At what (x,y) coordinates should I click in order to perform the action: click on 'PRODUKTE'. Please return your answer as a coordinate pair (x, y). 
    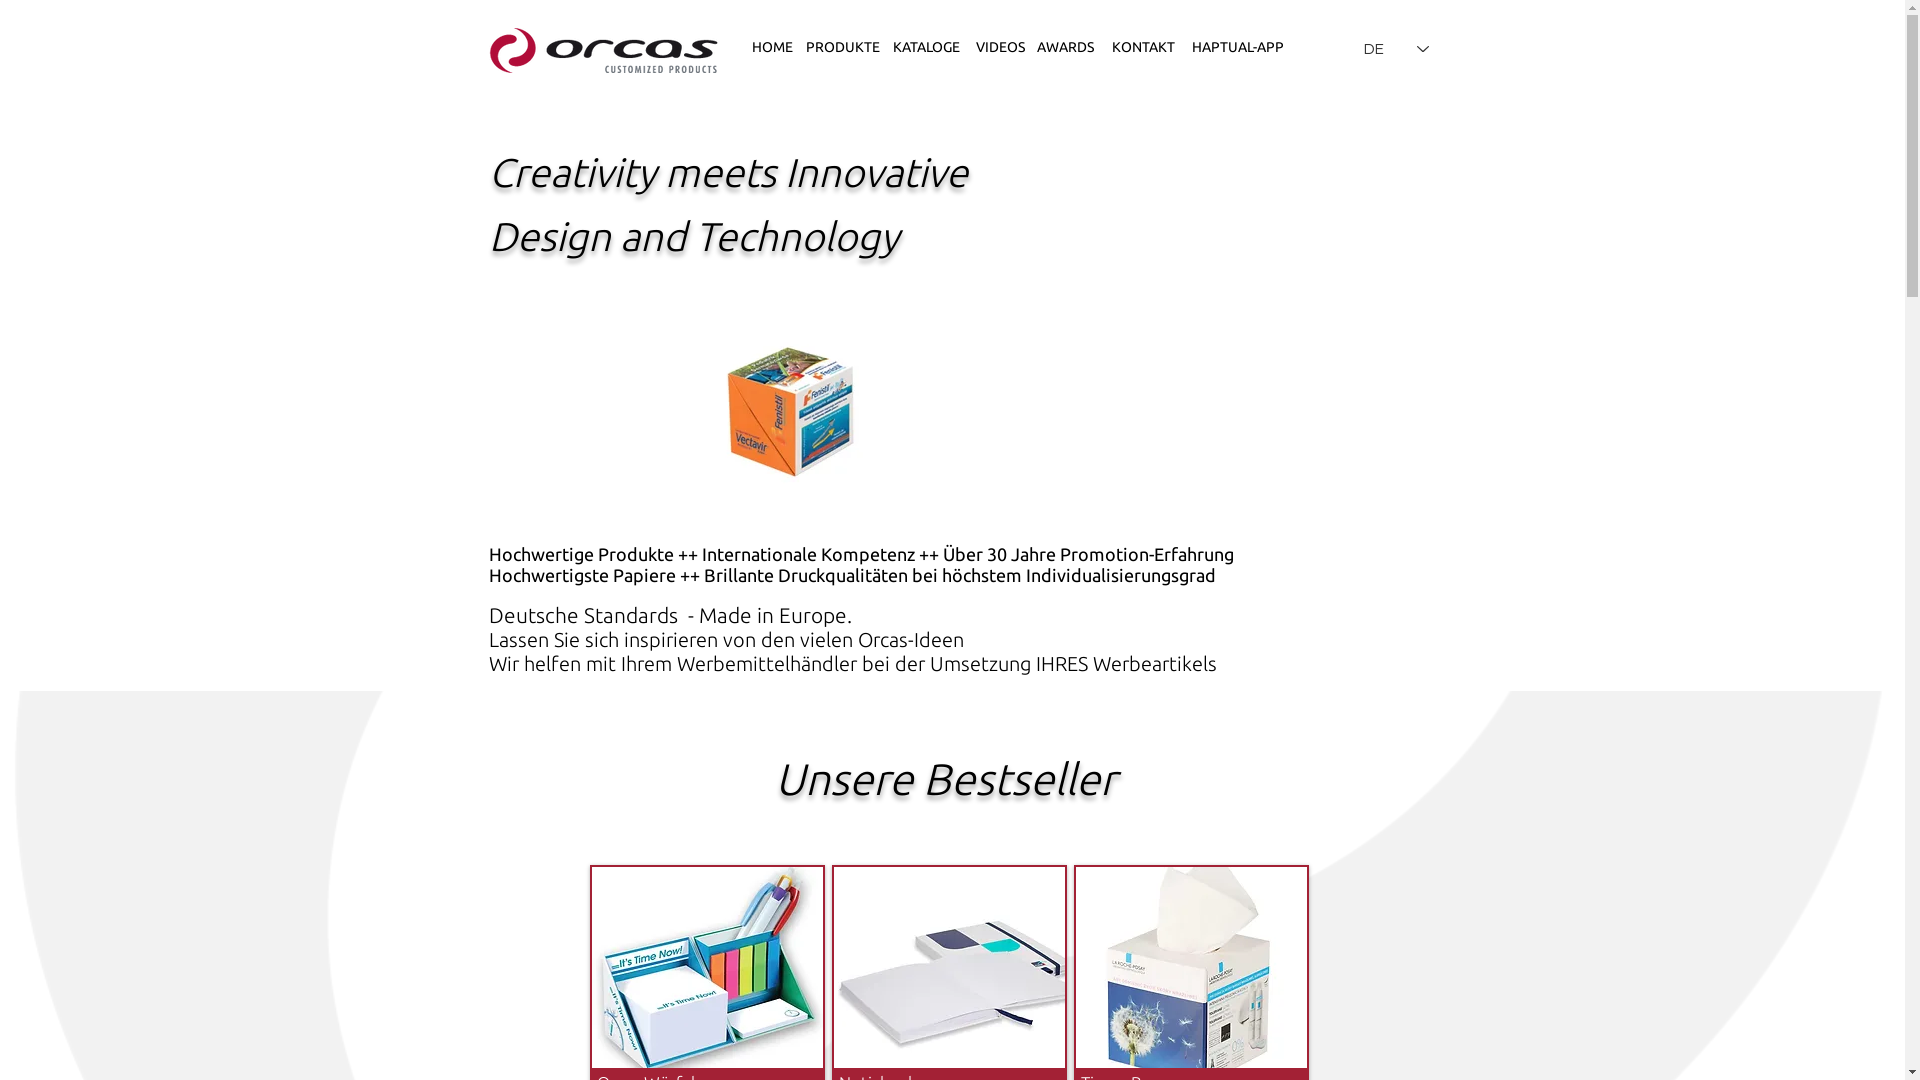
    Looking at the image, I should click on (842, 46).